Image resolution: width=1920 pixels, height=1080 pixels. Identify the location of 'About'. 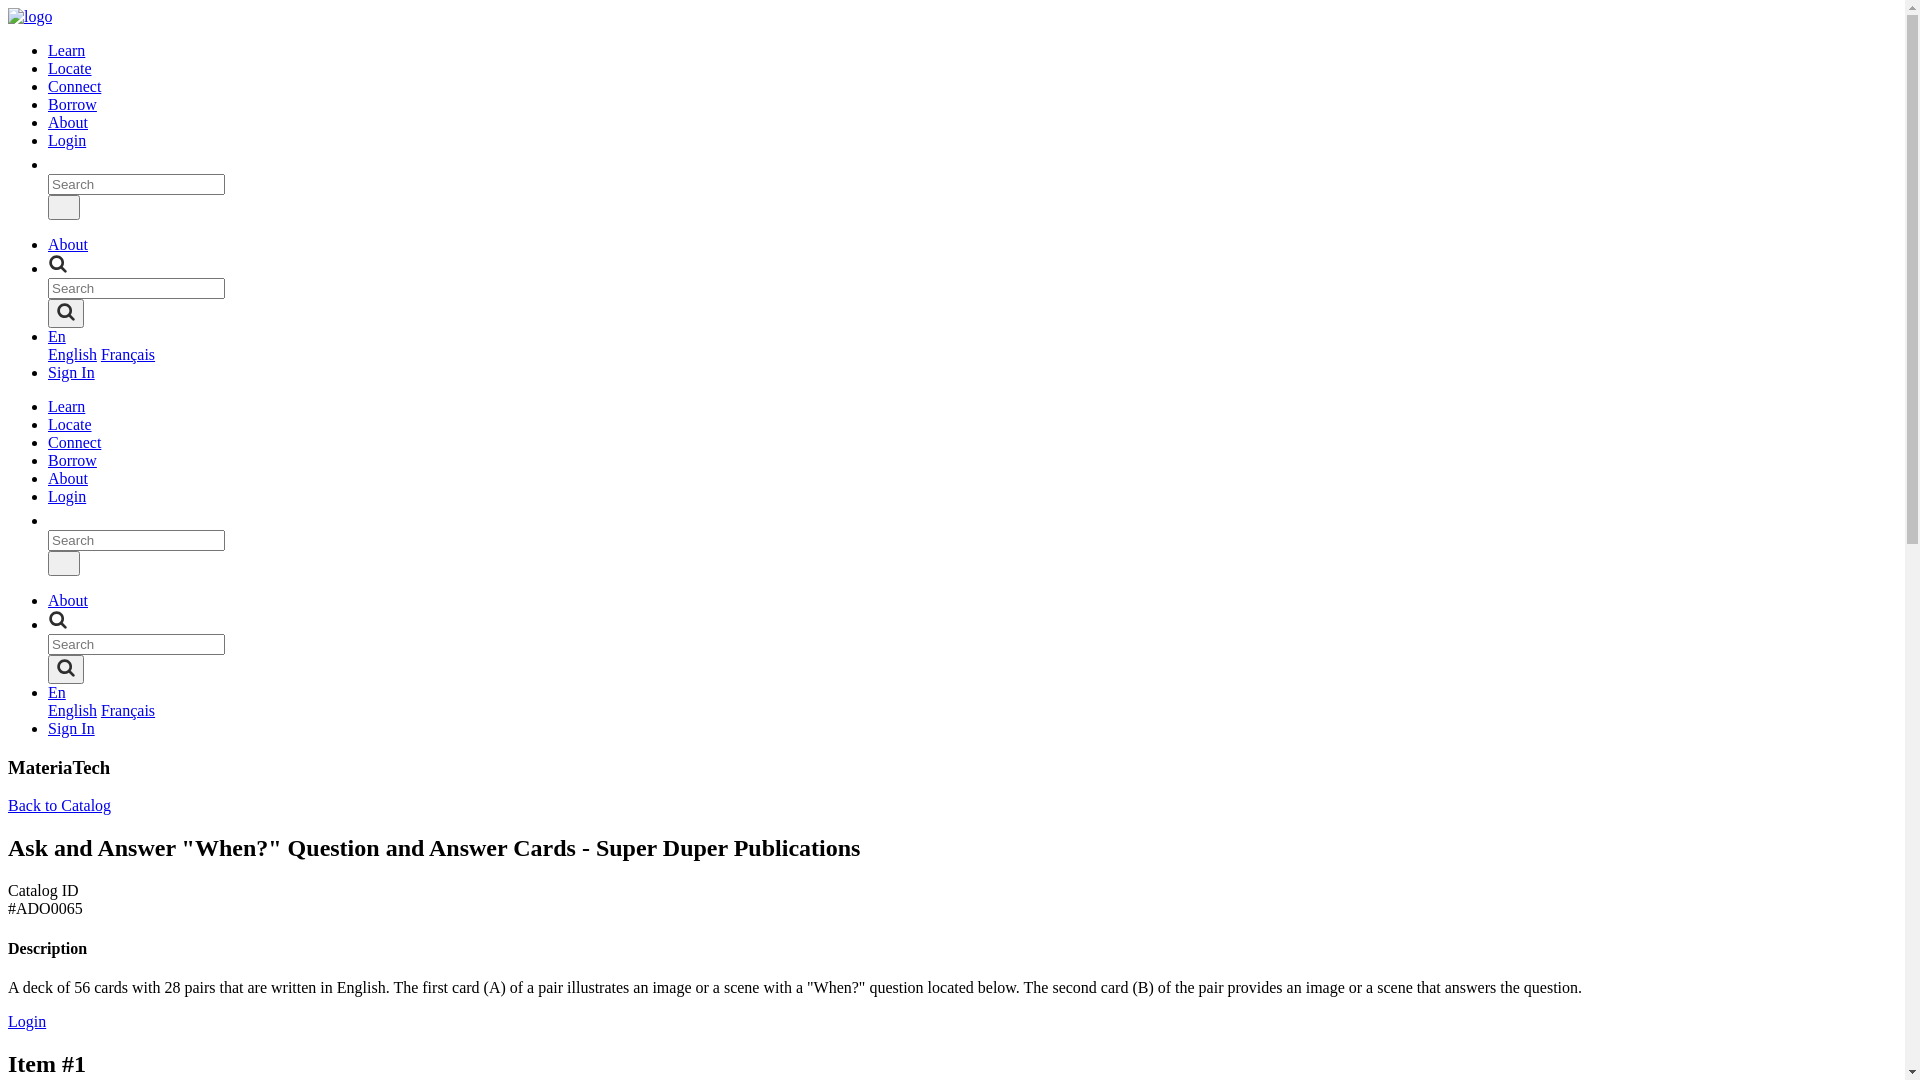
(67, 478).